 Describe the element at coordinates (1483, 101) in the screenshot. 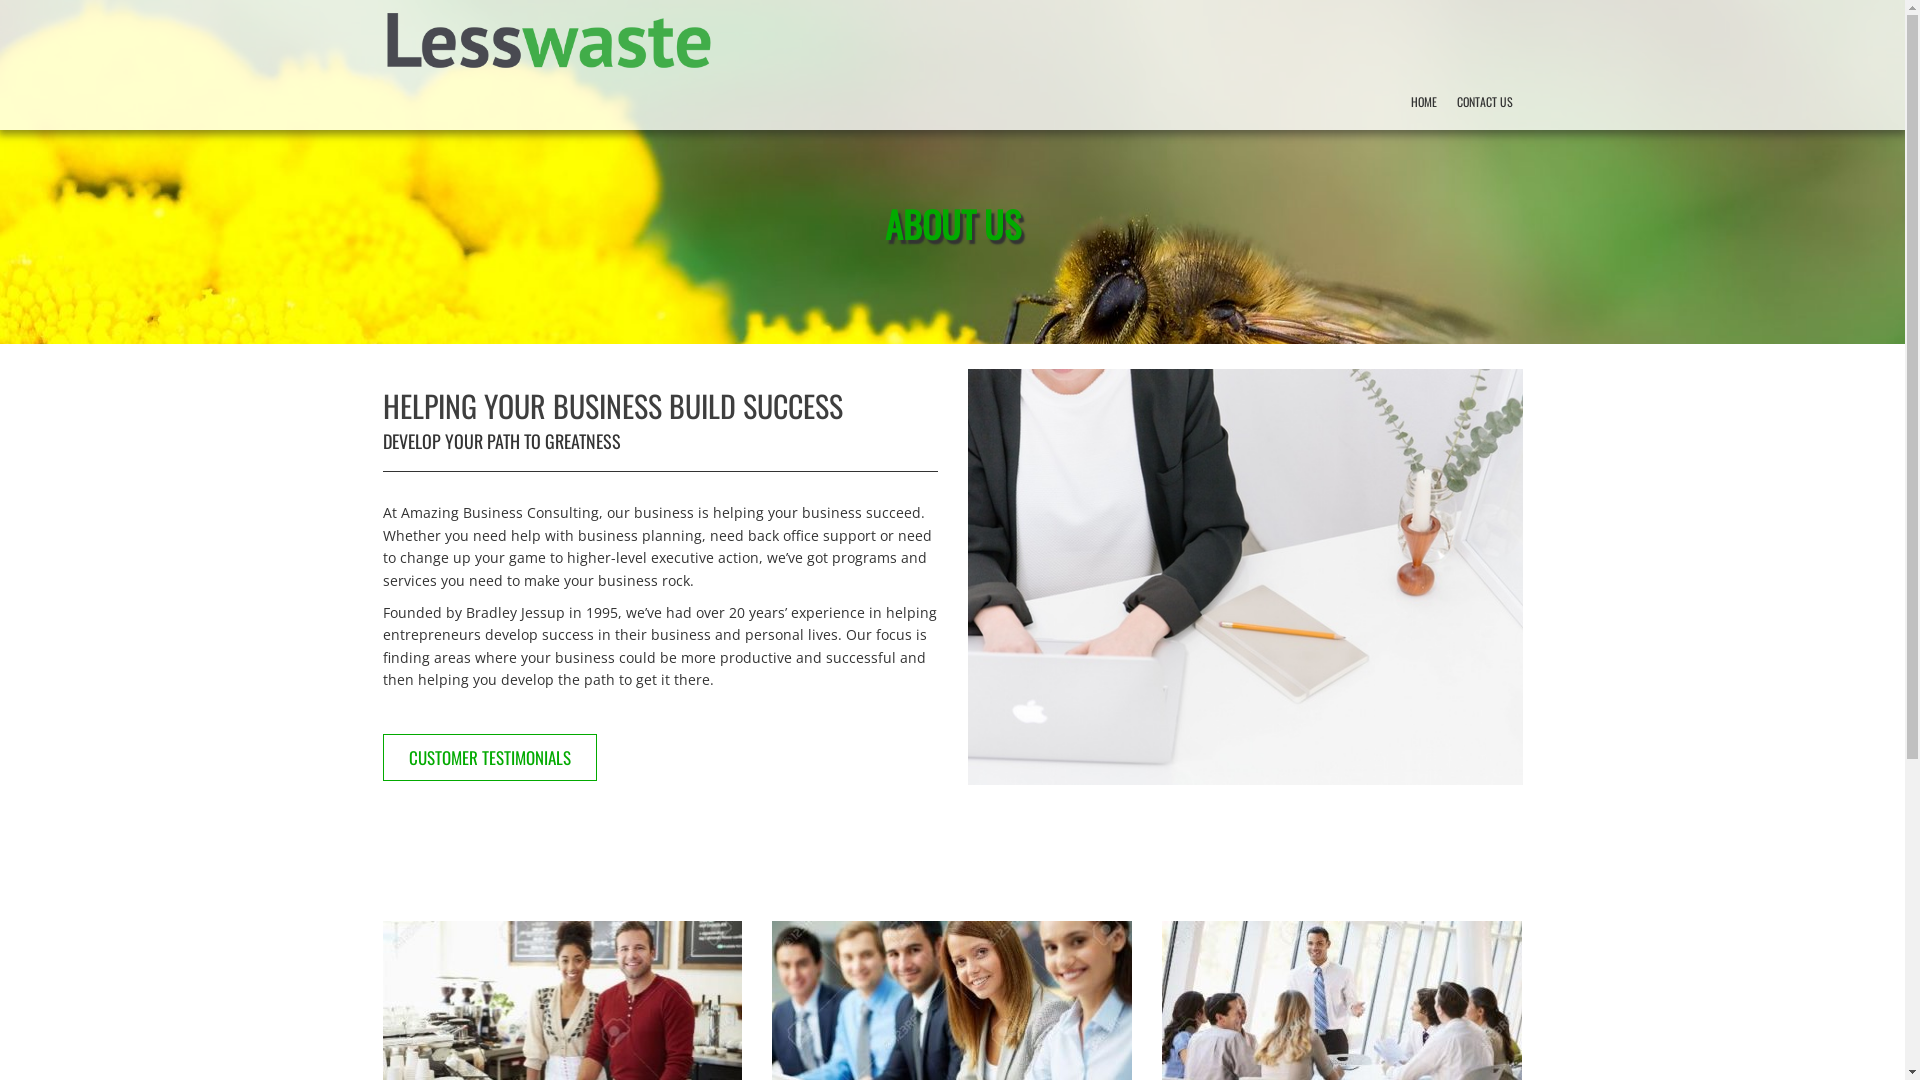

I see `'CONTACT US'` at that location.